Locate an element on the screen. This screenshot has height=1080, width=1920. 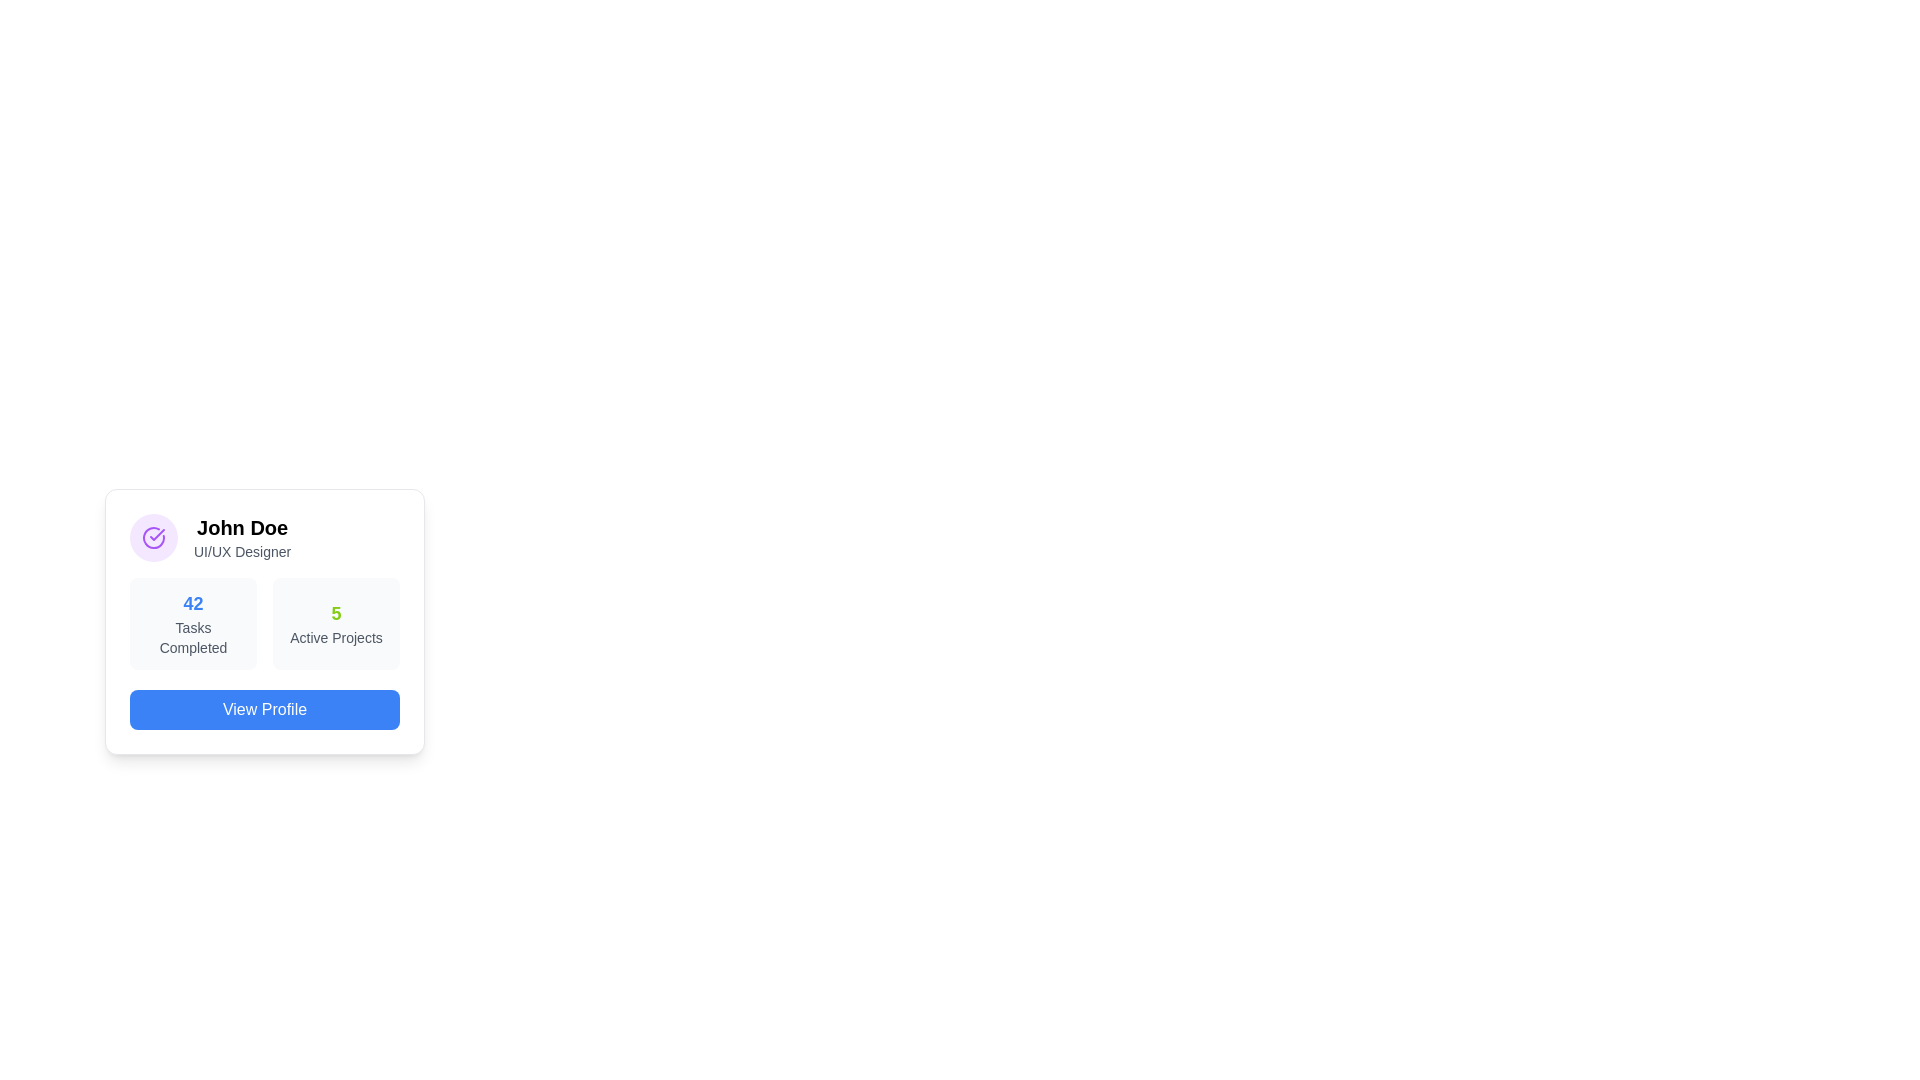
the Information Display Panel located in the bottom right section of the card that shows the number of active projects is located at coordinates (336, 623).